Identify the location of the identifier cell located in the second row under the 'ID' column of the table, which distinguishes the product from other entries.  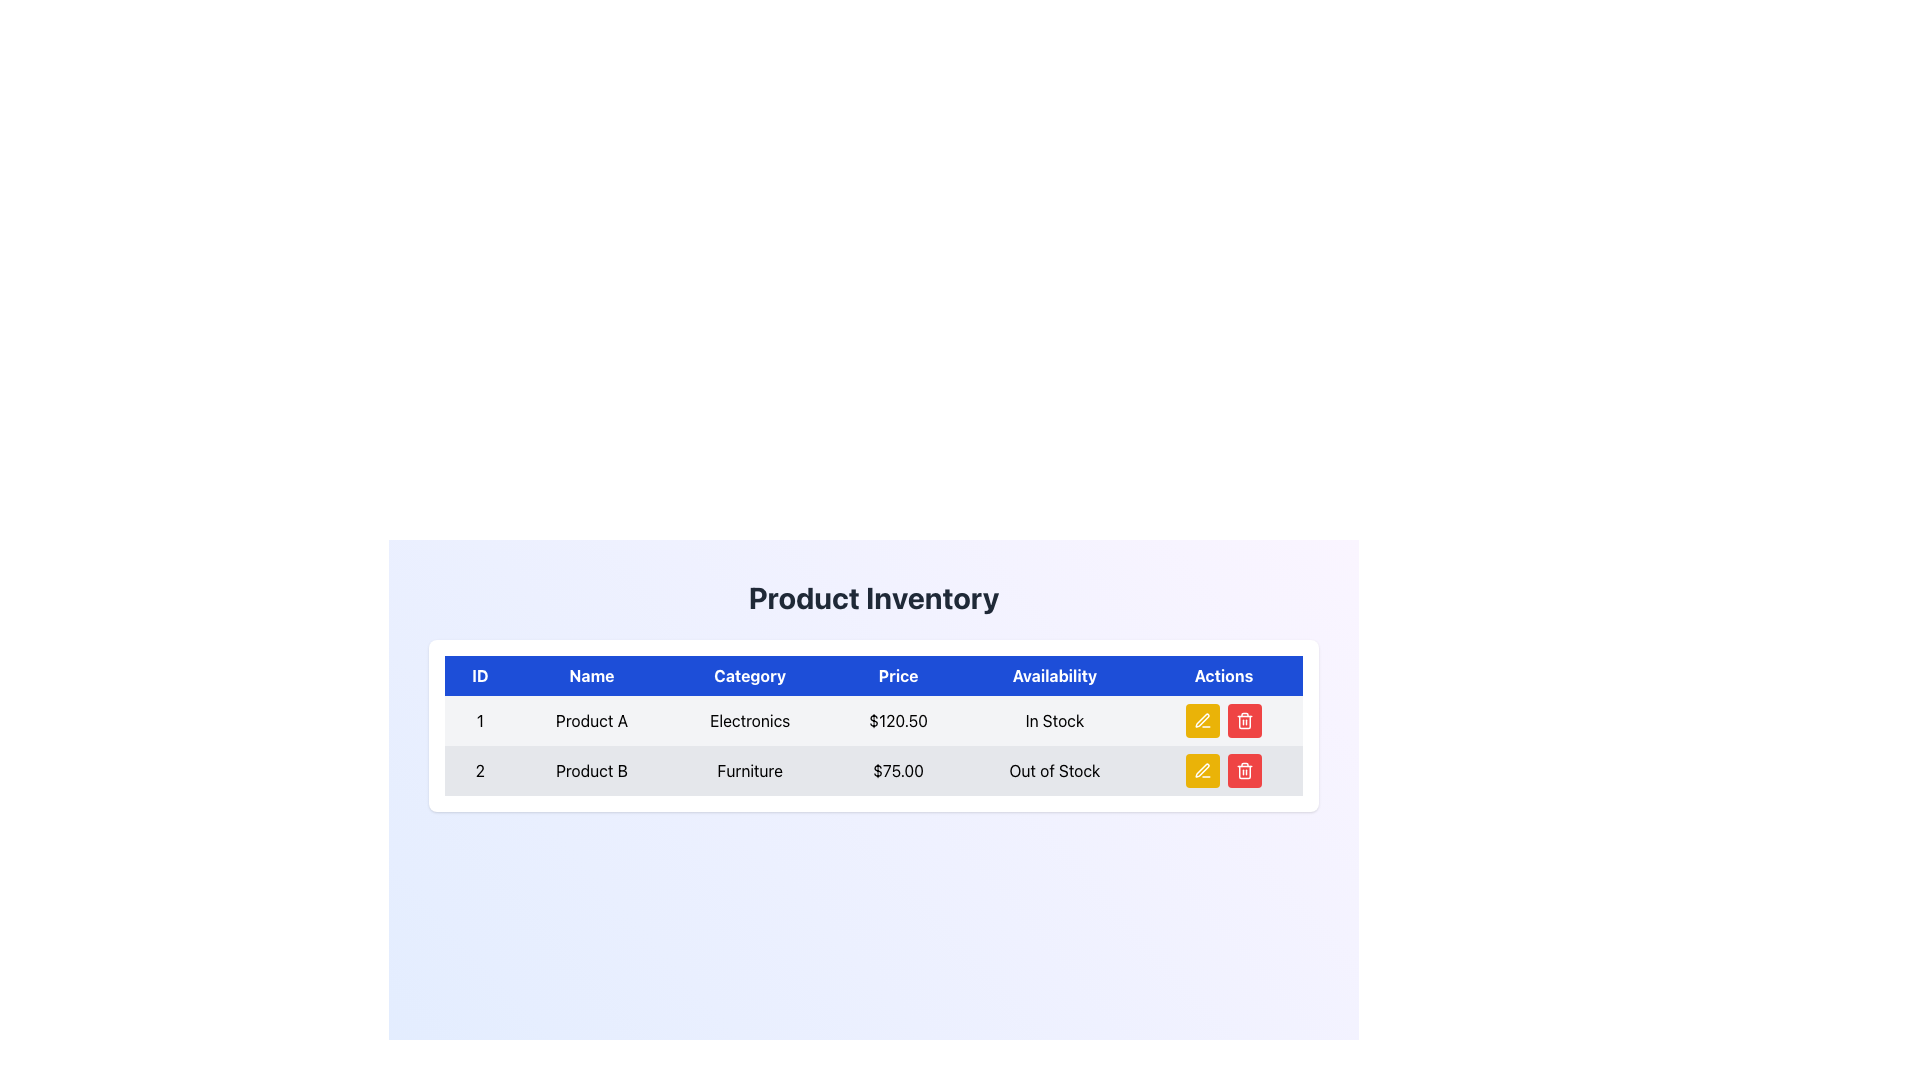
(480, 770).